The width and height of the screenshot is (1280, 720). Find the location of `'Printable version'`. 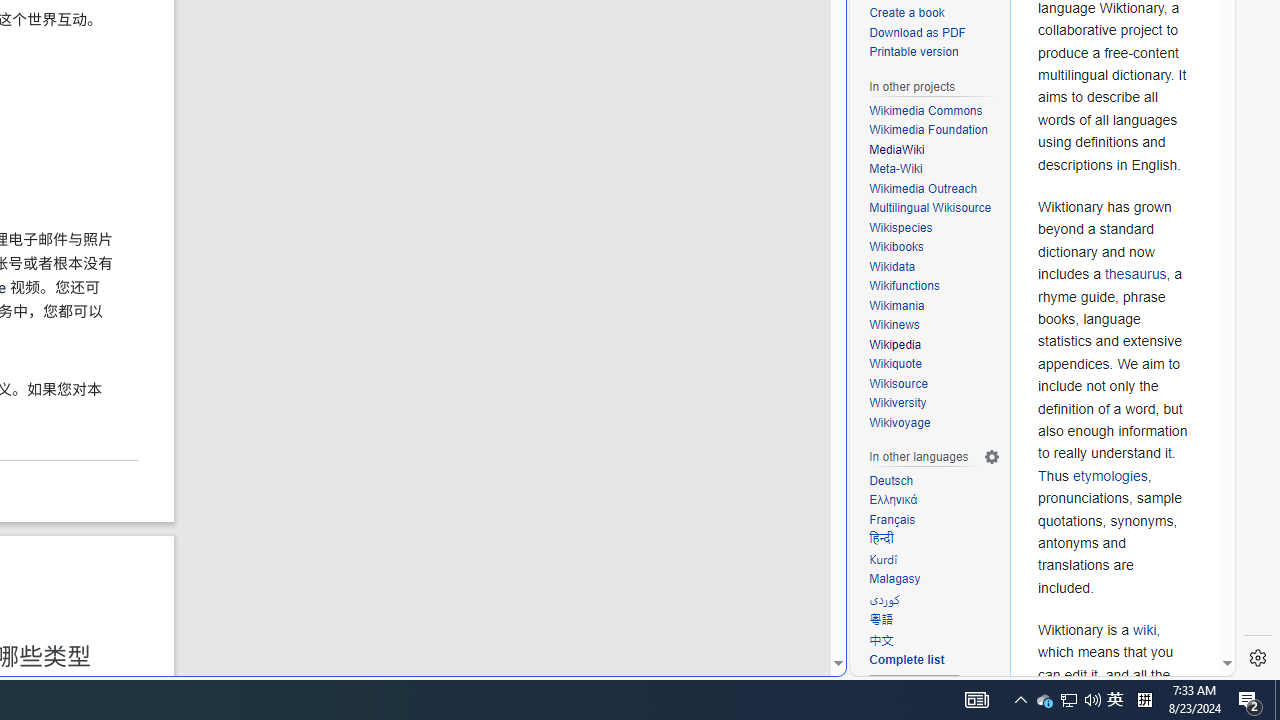

'Printable version' is located at coordinates (934, 52).